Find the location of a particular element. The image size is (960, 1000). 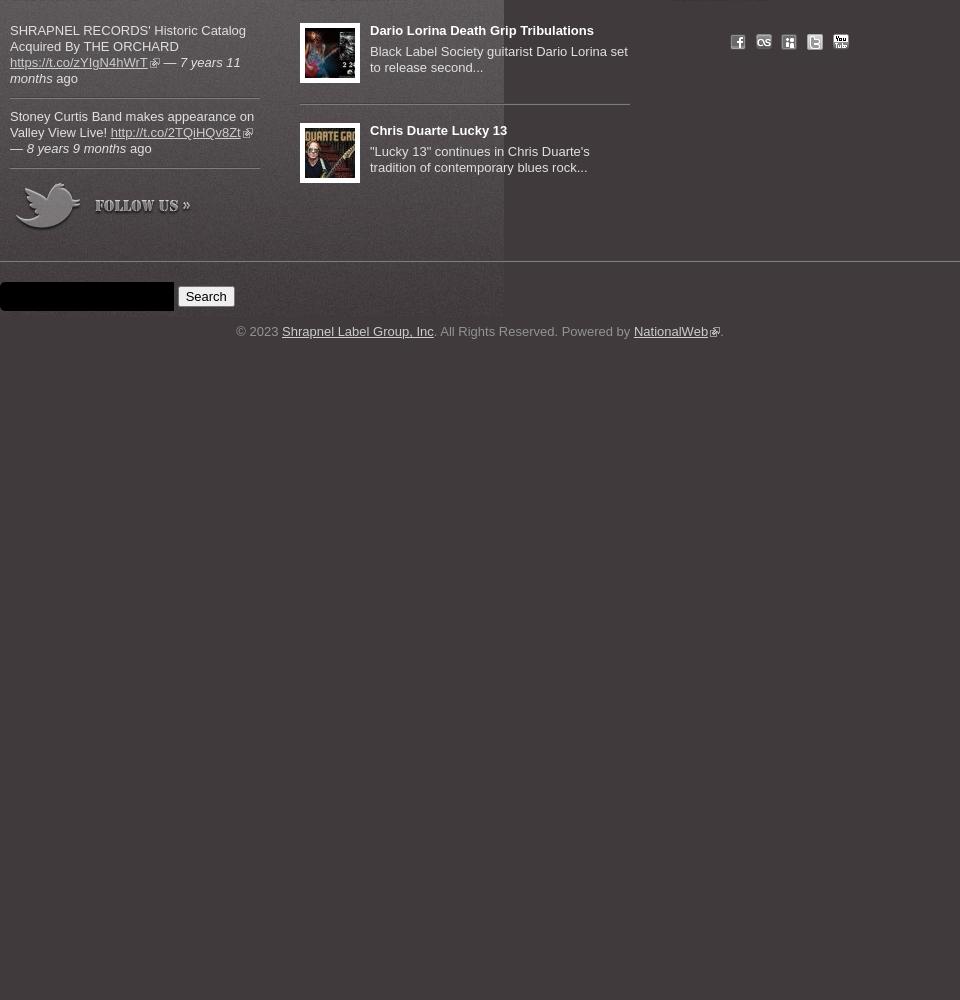

'.' is located at coordinates (720, 330).